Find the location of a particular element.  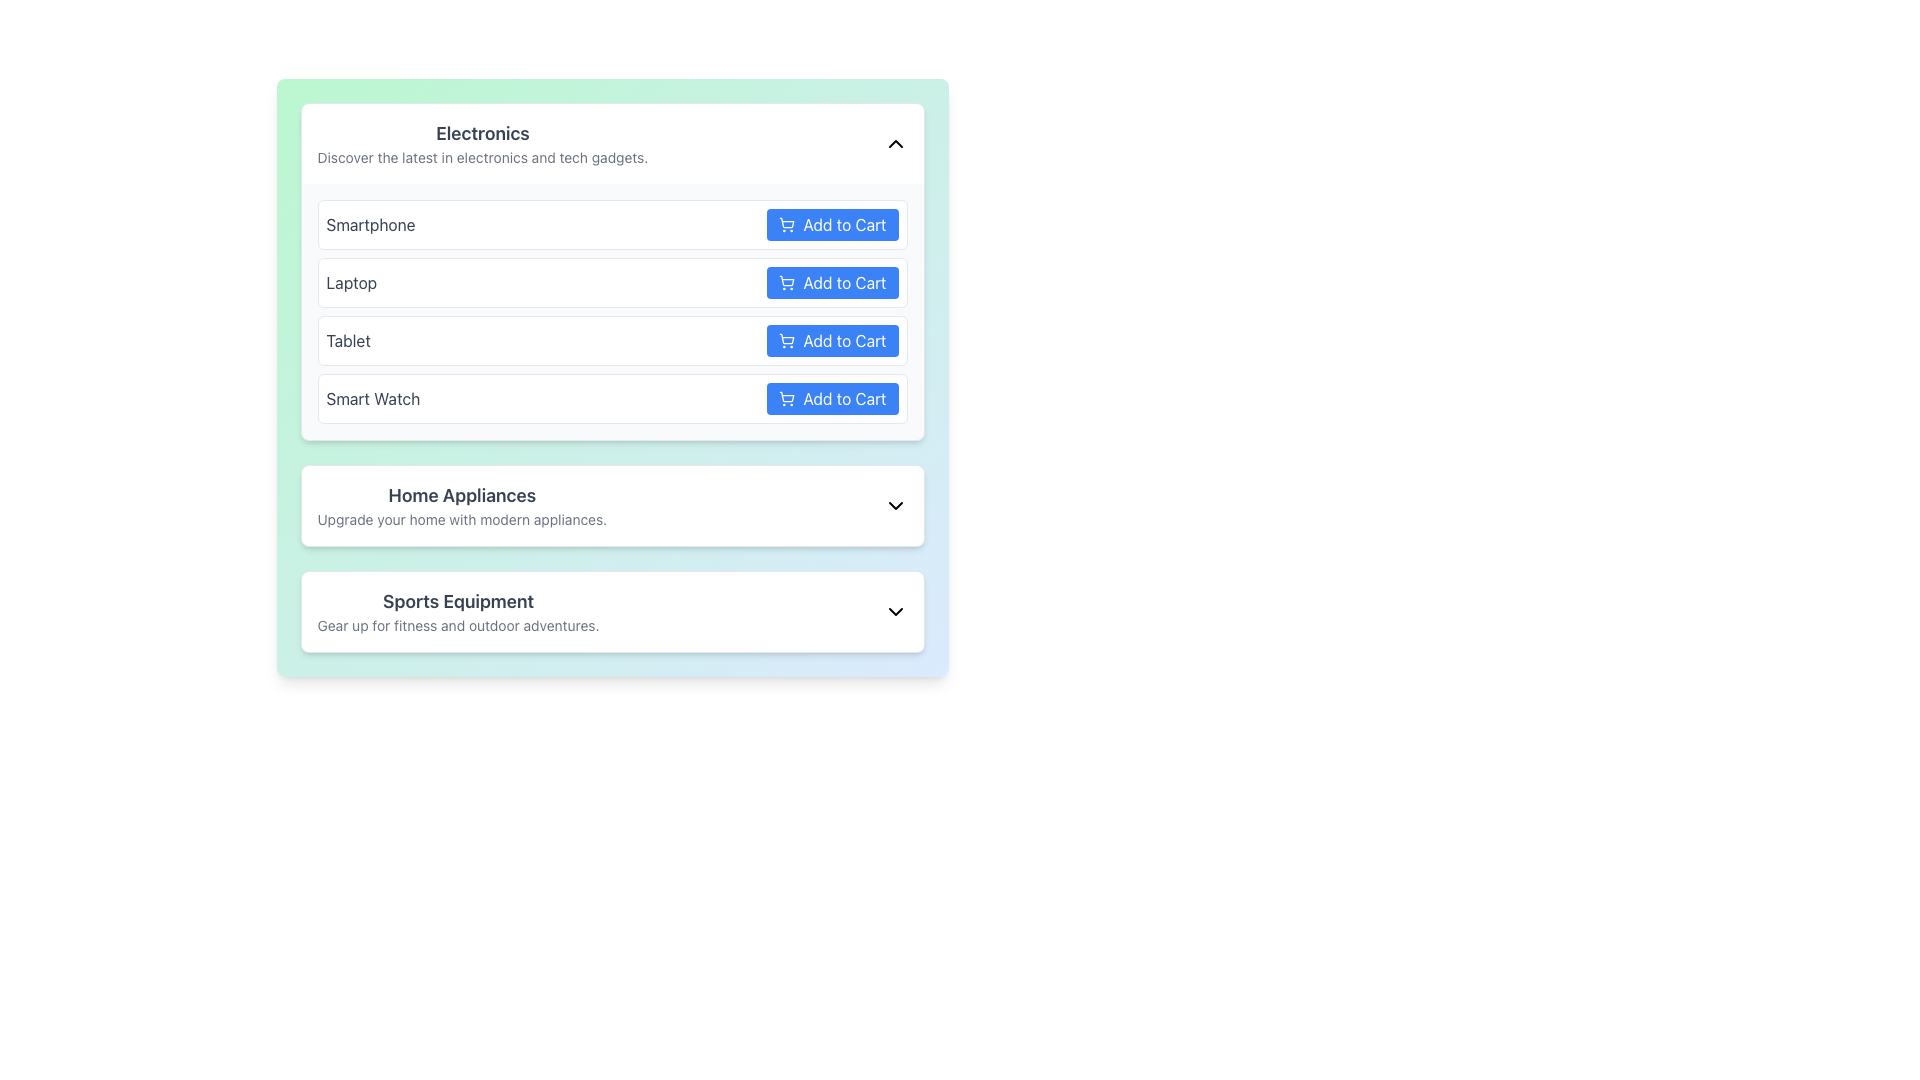

the text label that reads 'Upgrade your home with modern appliances.' which is a smaller, light gray font located directly below the 'Home Appliances' title is located at coordinates (461, 519).